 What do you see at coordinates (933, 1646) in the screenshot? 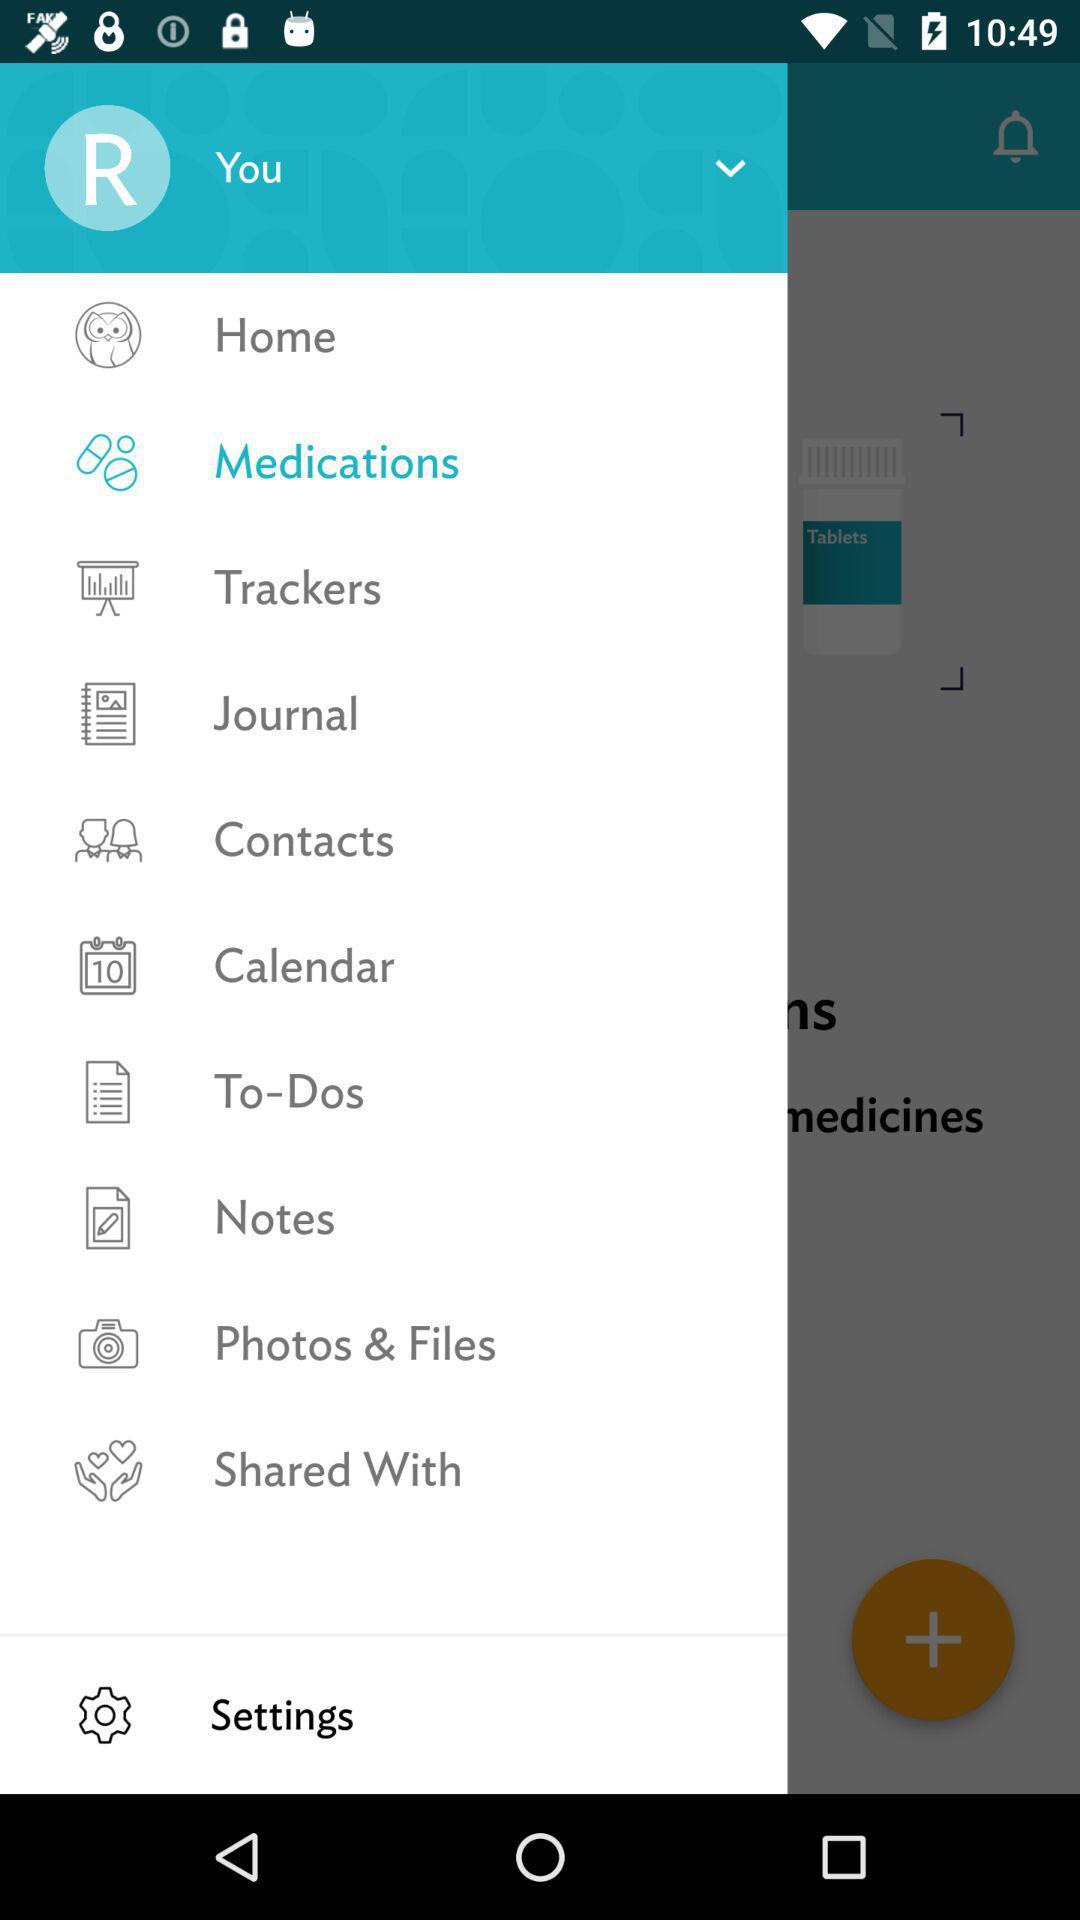
I see `the add icon` at bounding box center [933, 1646].